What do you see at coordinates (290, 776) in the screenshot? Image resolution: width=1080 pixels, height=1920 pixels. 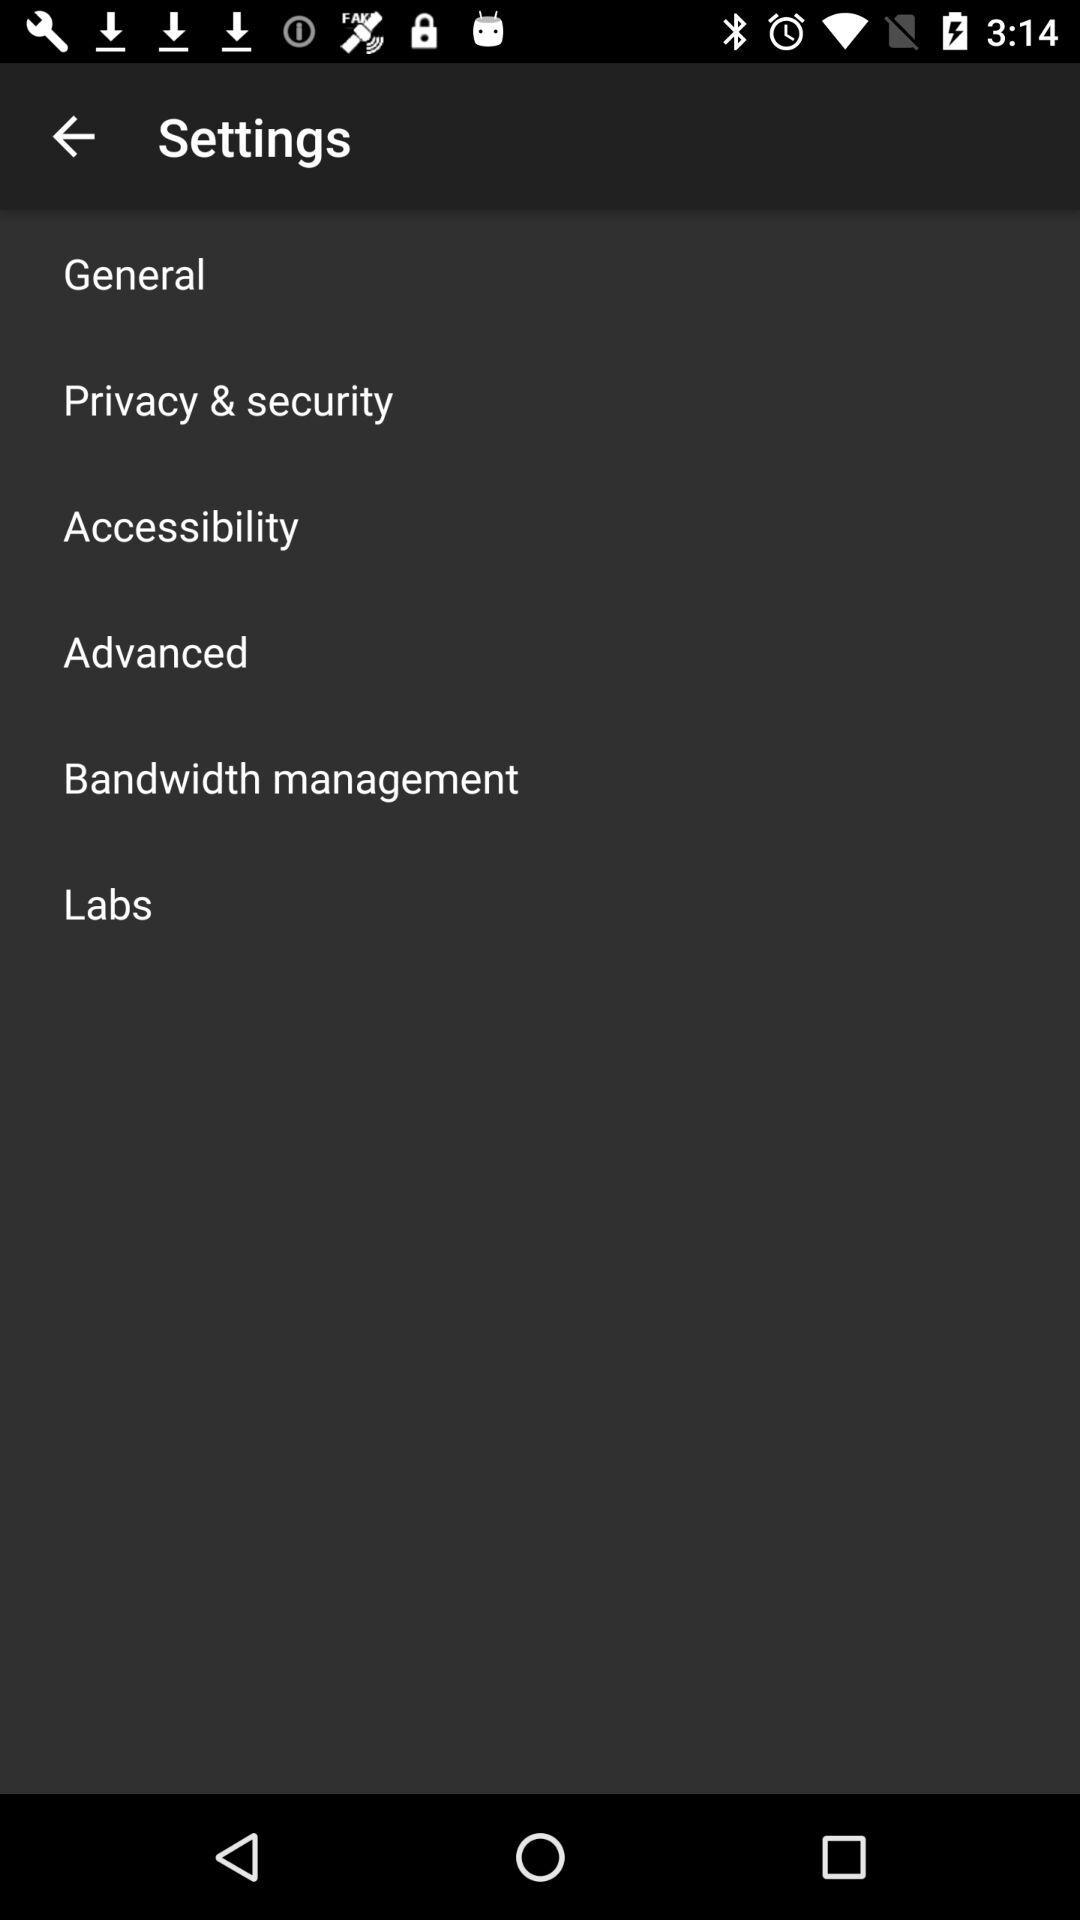 I see `bandwidth management icon` at bounding box center [290, 776].